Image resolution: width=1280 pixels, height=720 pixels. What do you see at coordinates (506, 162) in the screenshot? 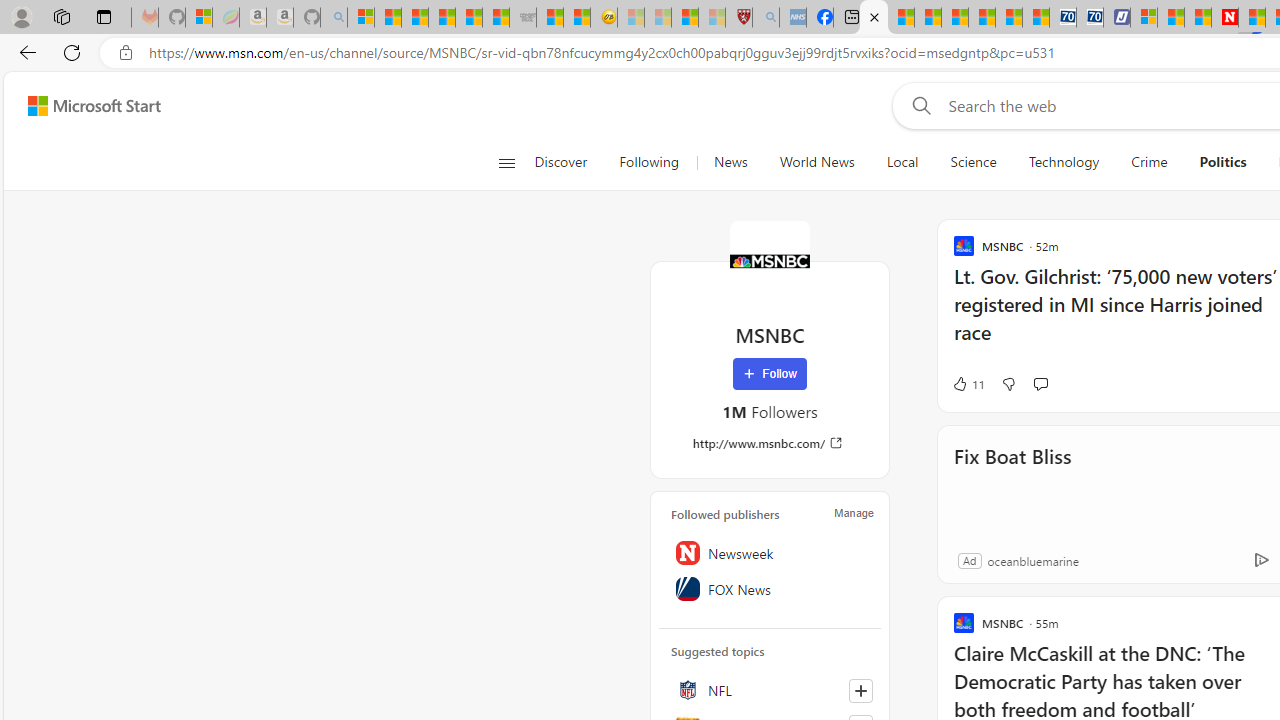
I see `'Open navigation menu'` at bounding box center [506, 162].